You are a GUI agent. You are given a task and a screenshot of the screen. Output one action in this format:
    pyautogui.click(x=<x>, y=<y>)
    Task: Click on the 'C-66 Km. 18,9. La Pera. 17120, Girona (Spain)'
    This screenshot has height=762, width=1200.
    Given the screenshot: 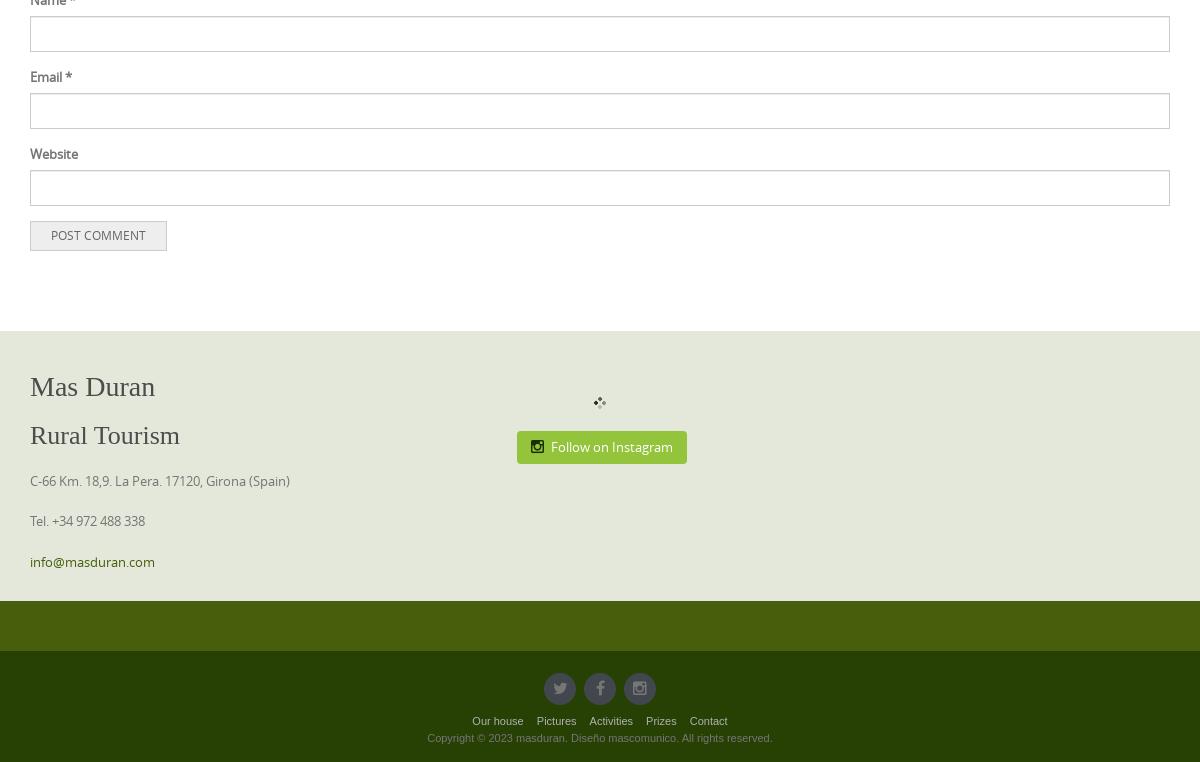 What is the action you would take?
    pyautogui.click(x=158, y=479)
    